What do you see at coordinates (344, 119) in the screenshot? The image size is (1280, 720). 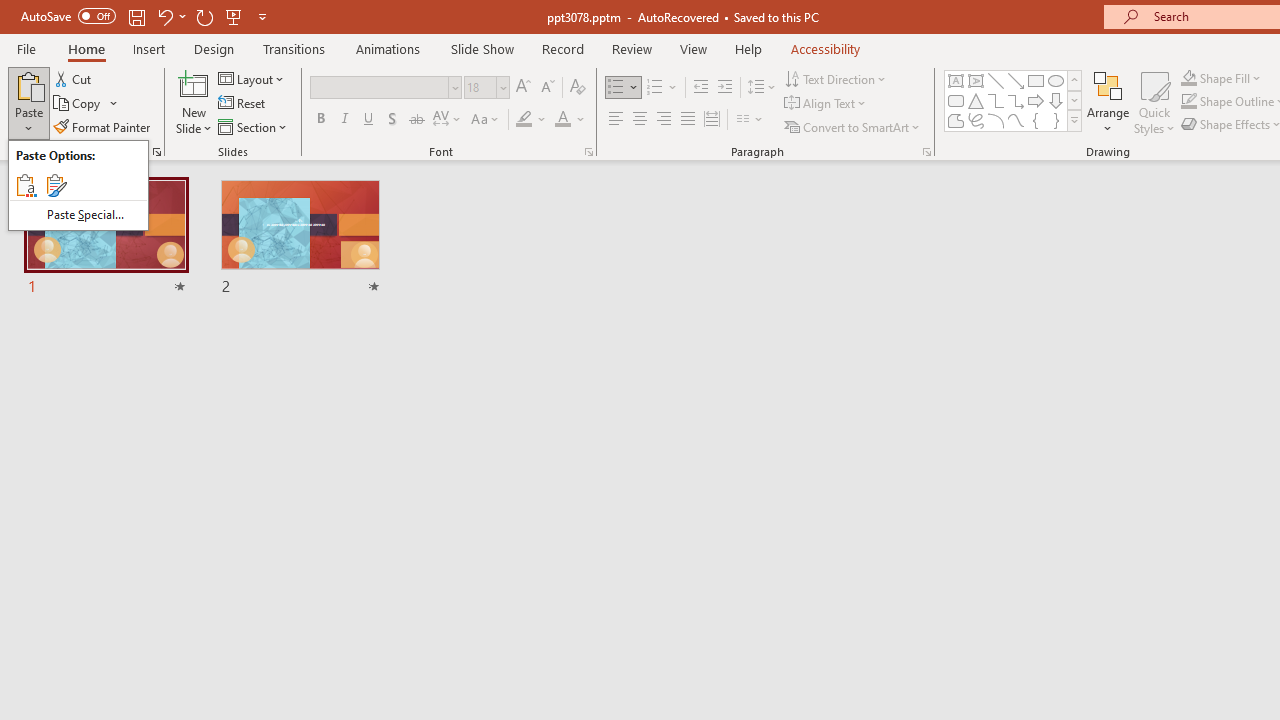 I see `'Italic'` at bounding box center [344, 119].